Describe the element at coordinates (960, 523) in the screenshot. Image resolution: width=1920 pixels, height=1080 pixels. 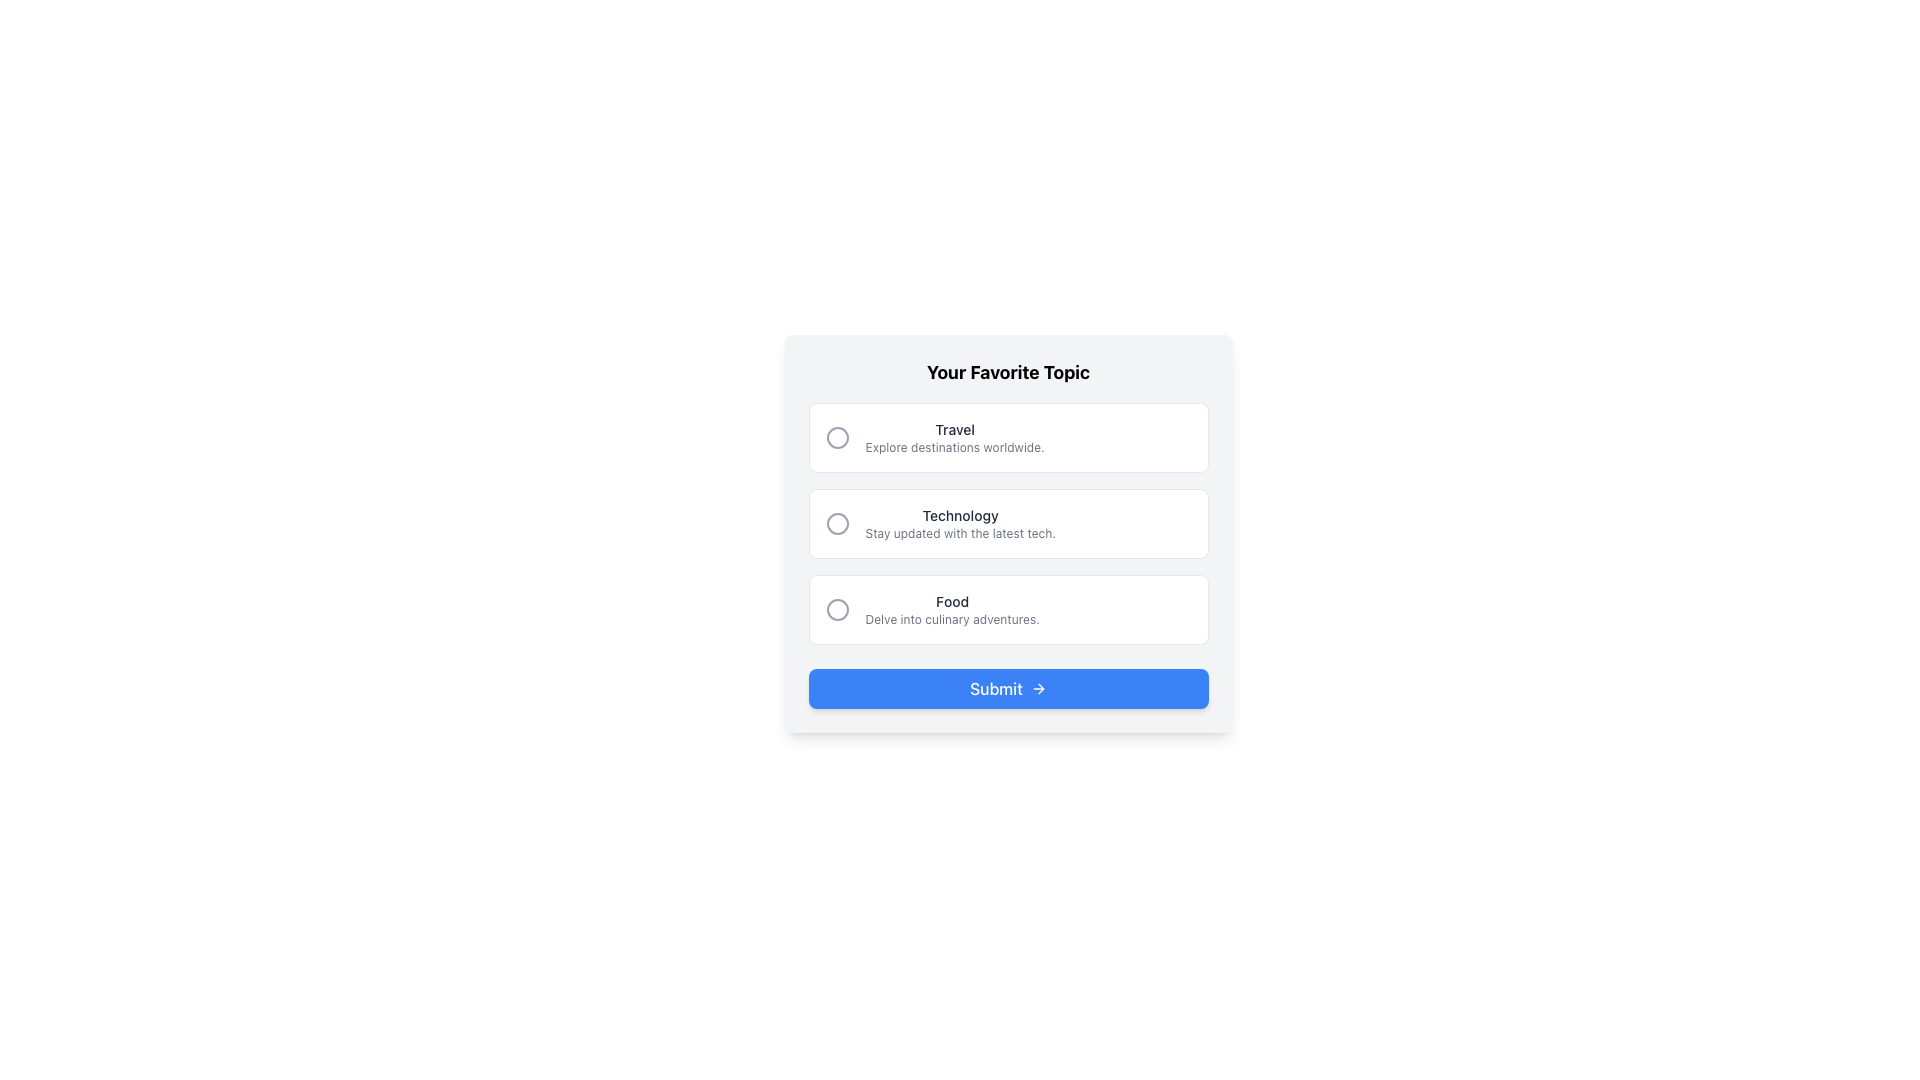
I see `the 'Technology' text label, which is the second item in a vertically stacked list of selection options, positioned between 'Travel' and 'Food'` at that location.